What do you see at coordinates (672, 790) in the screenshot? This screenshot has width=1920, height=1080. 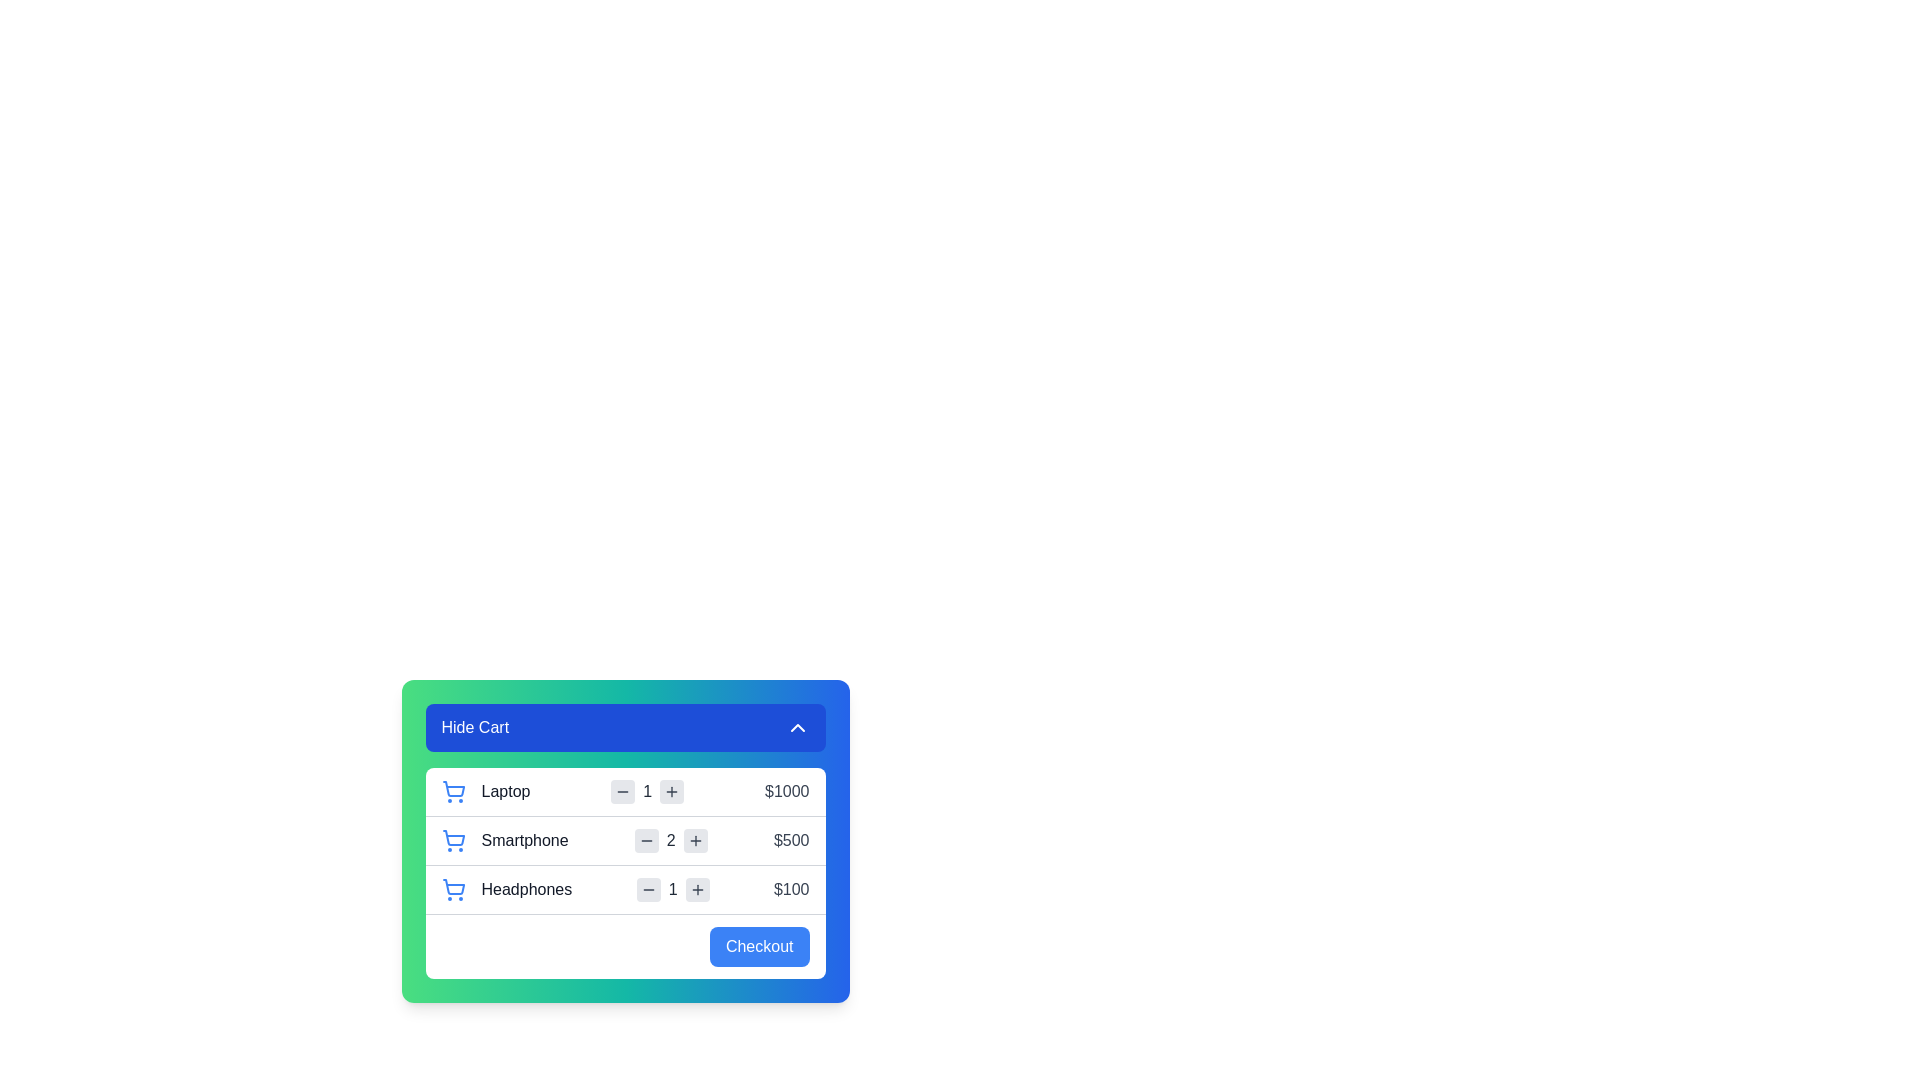 I see `the increment button for the 'Laptop' item in the shopping cart to increase the quantity` at bounding box center [672, 790].